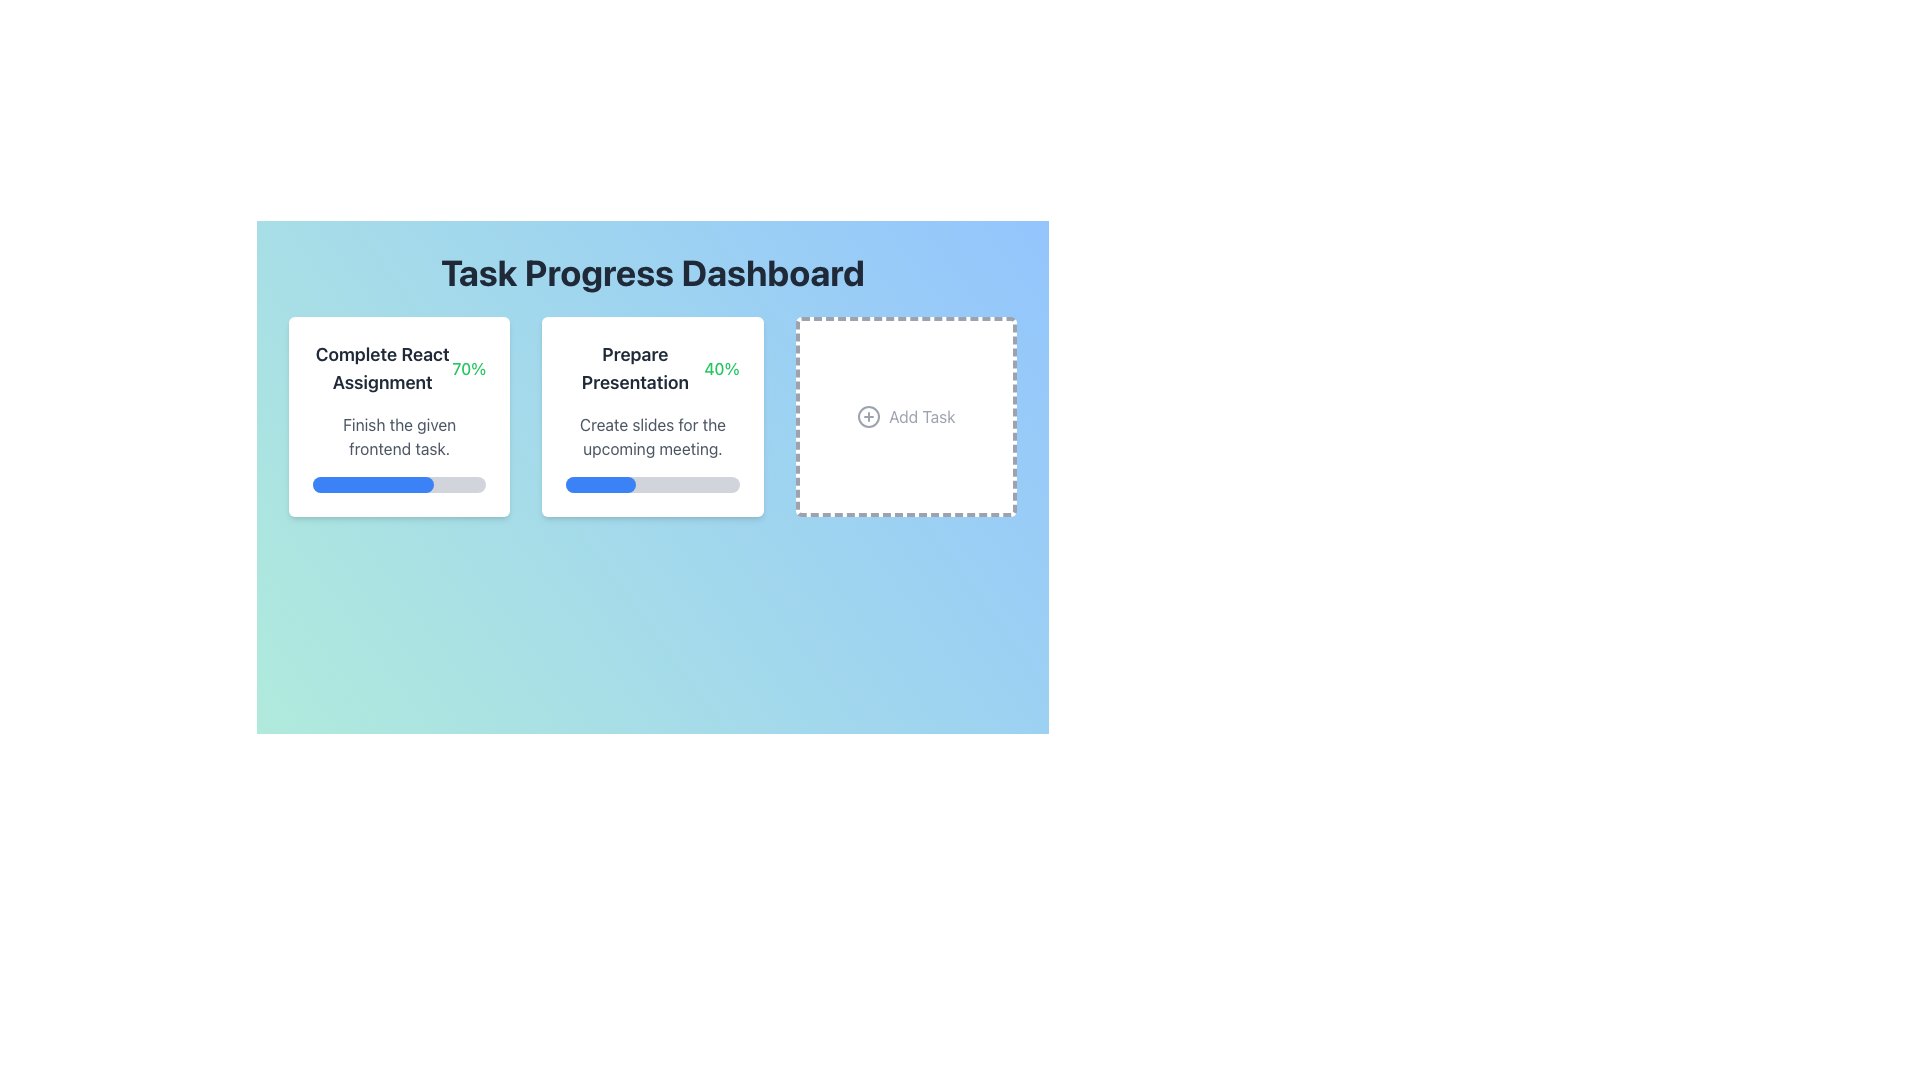 The height and width of the screenshot is (1080, 1920). I want to click on the circular SVG element that is part of the 'Add Task' icon, located near the right side of the layout, so click(869, 415).